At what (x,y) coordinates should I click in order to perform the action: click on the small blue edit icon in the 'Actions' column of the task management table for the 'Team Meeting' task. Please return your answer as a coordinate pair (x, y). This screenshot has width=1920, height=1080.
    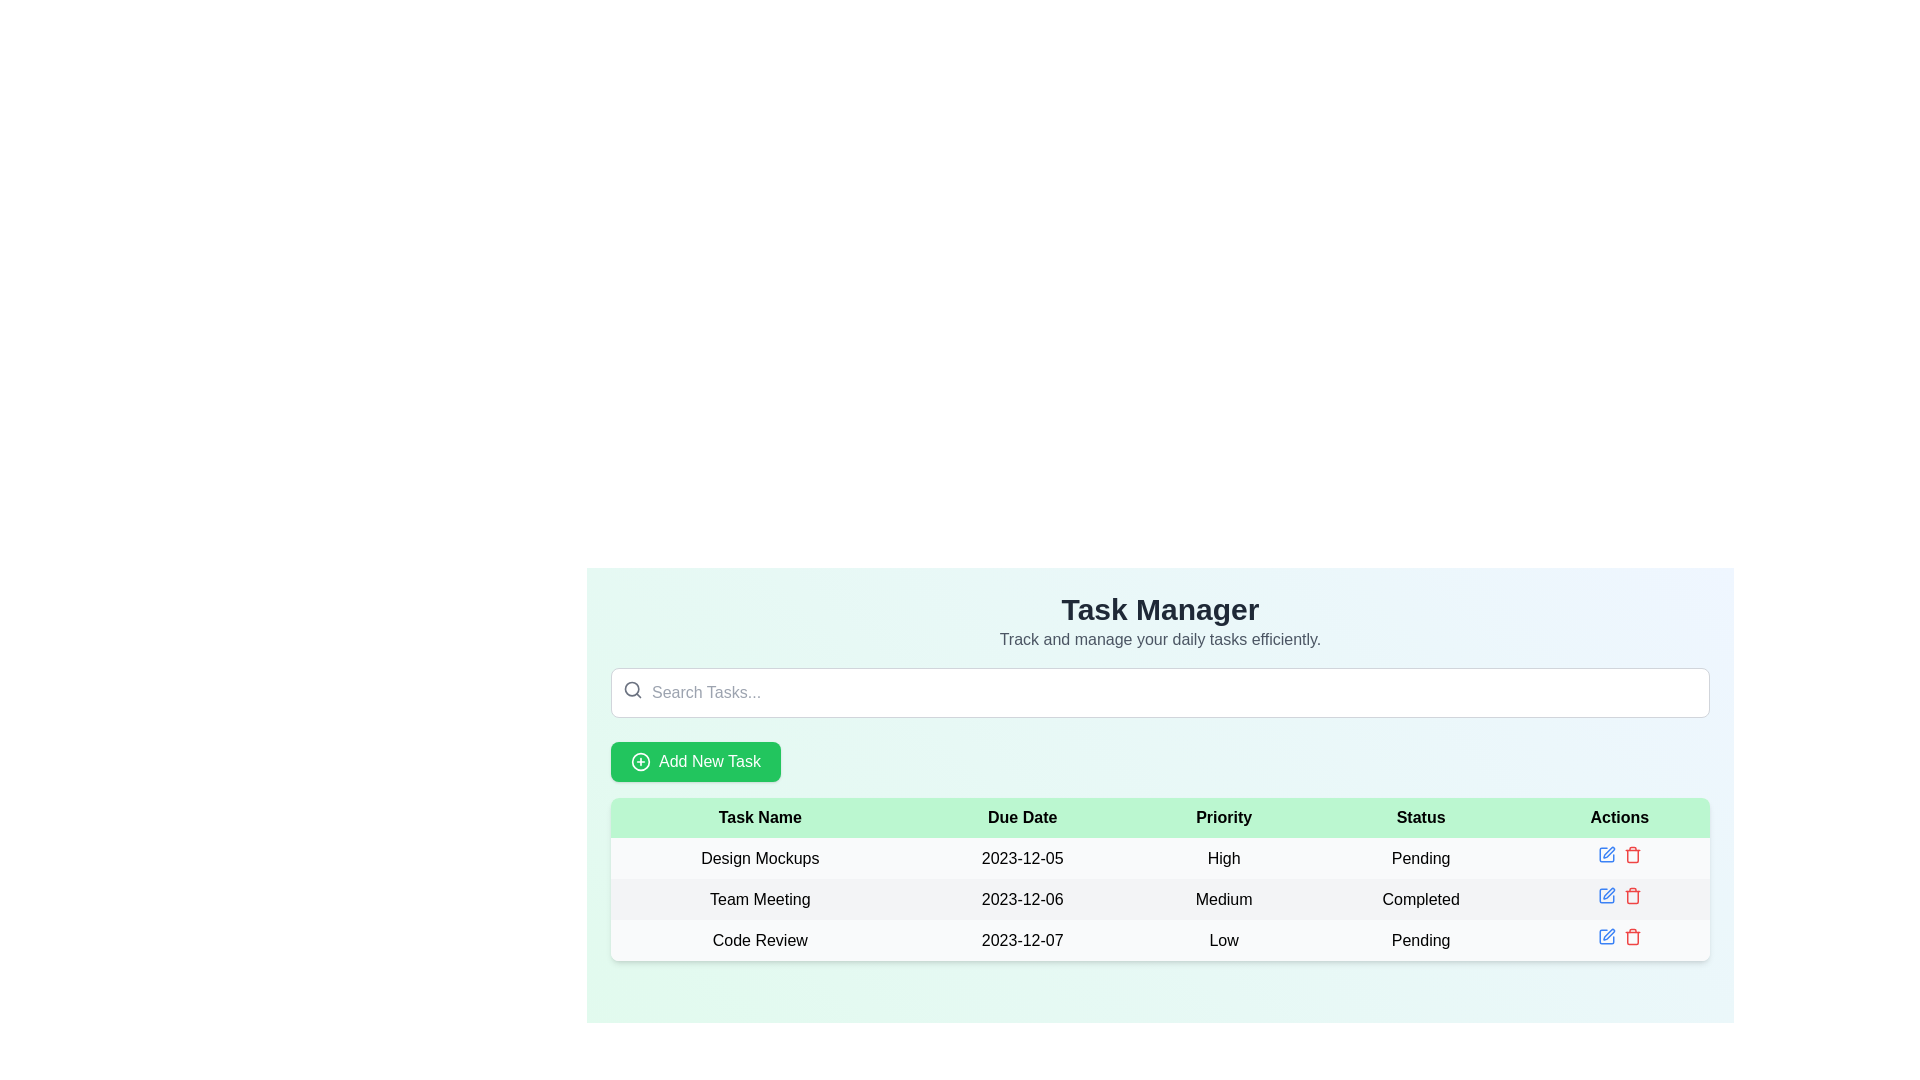
    Looking at the image, I should click on (1606, 894).